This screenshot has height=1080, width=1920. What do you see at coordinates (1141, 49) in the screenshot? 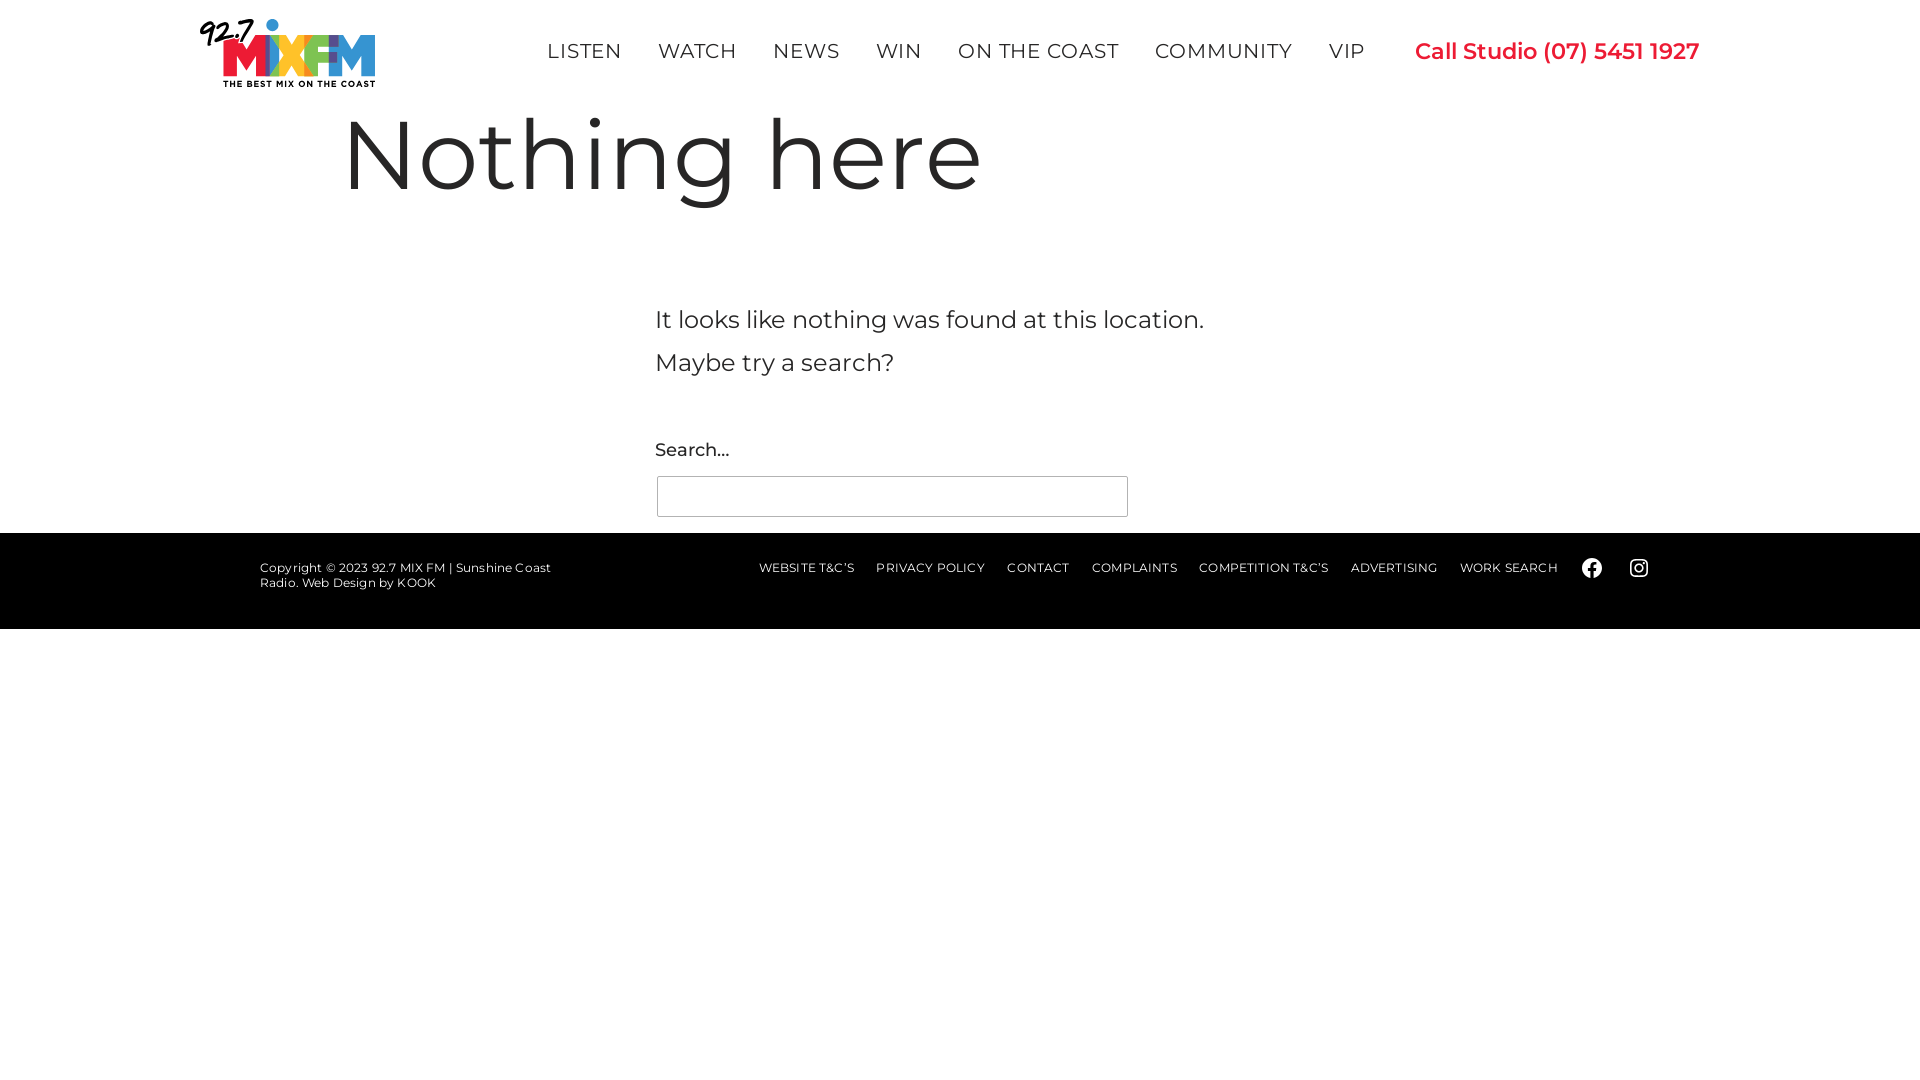
I see `'COMMUNITY'` at bounding box center [1141, 49].